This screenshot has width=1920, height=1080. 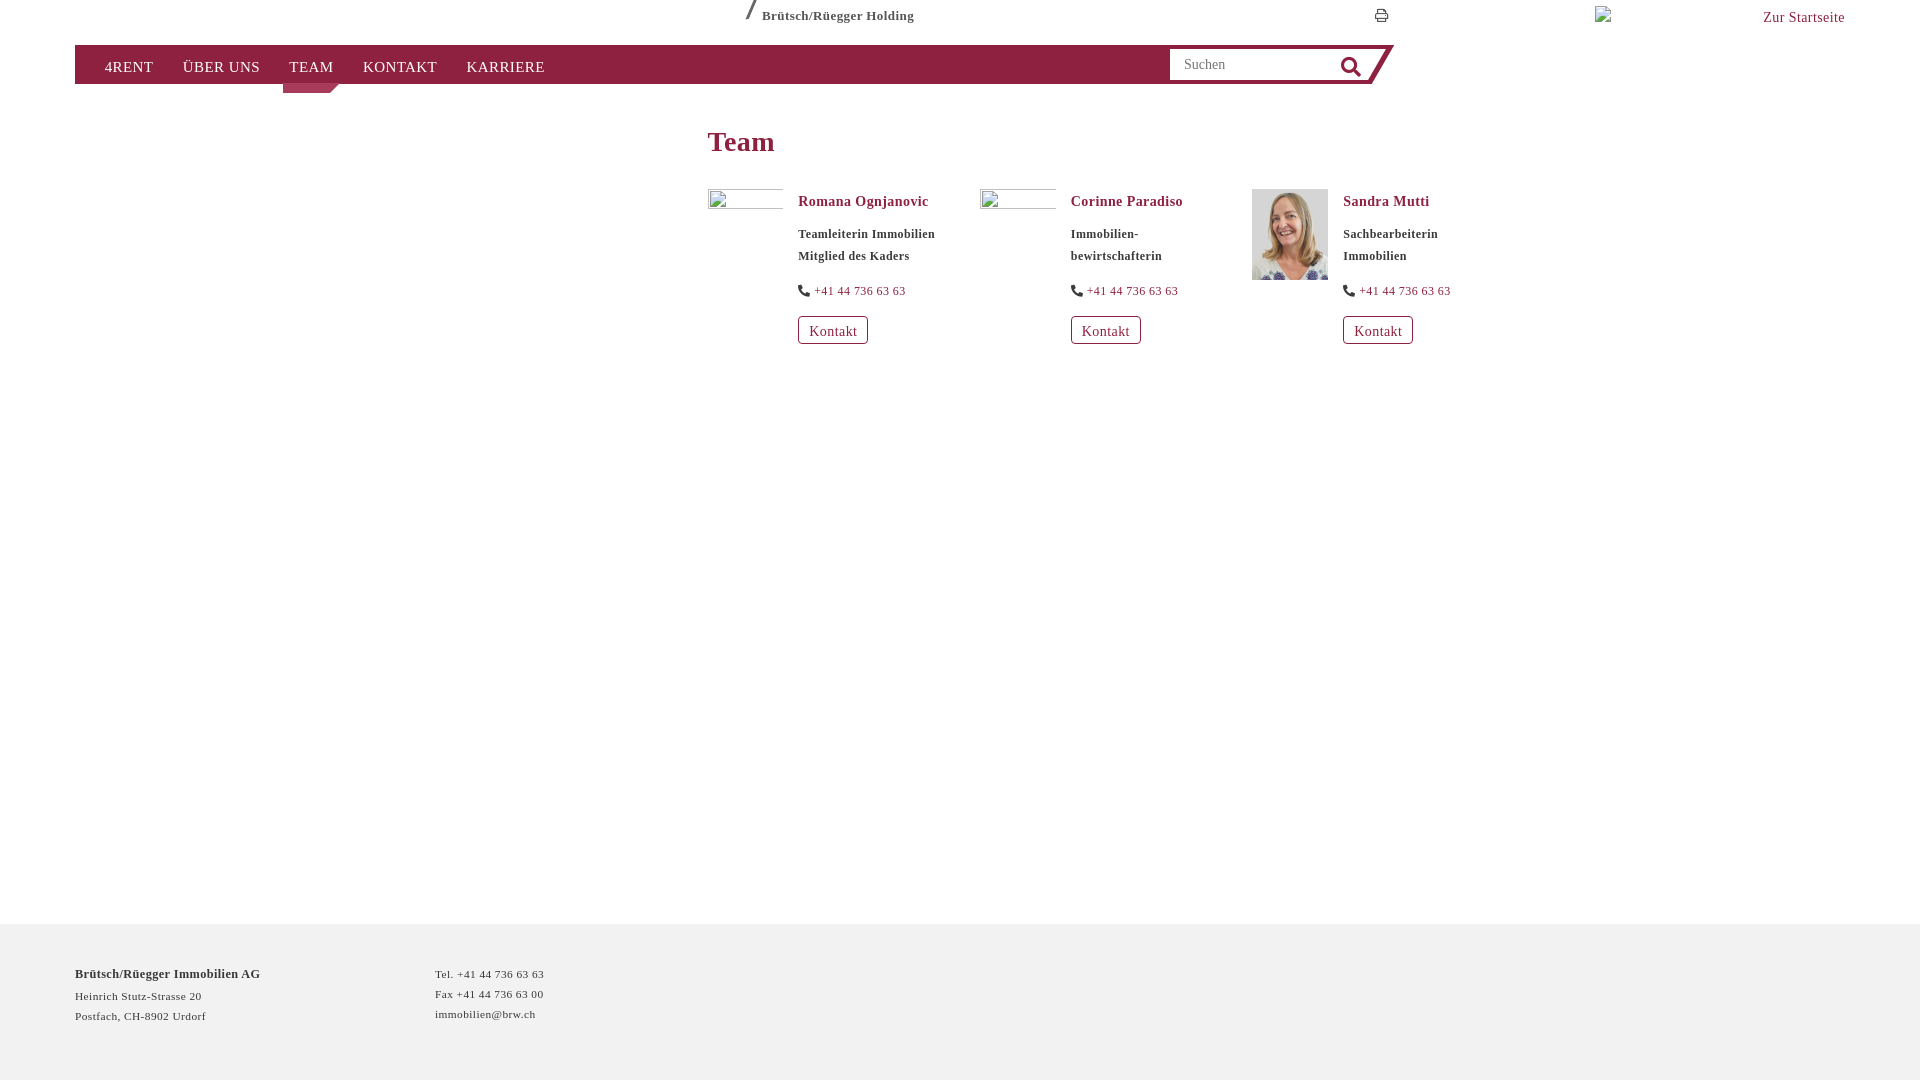 What do you see at coordinates (833, 329) in the screenshot?
I see `'Kontakt'` at bounding box center [833, 329].